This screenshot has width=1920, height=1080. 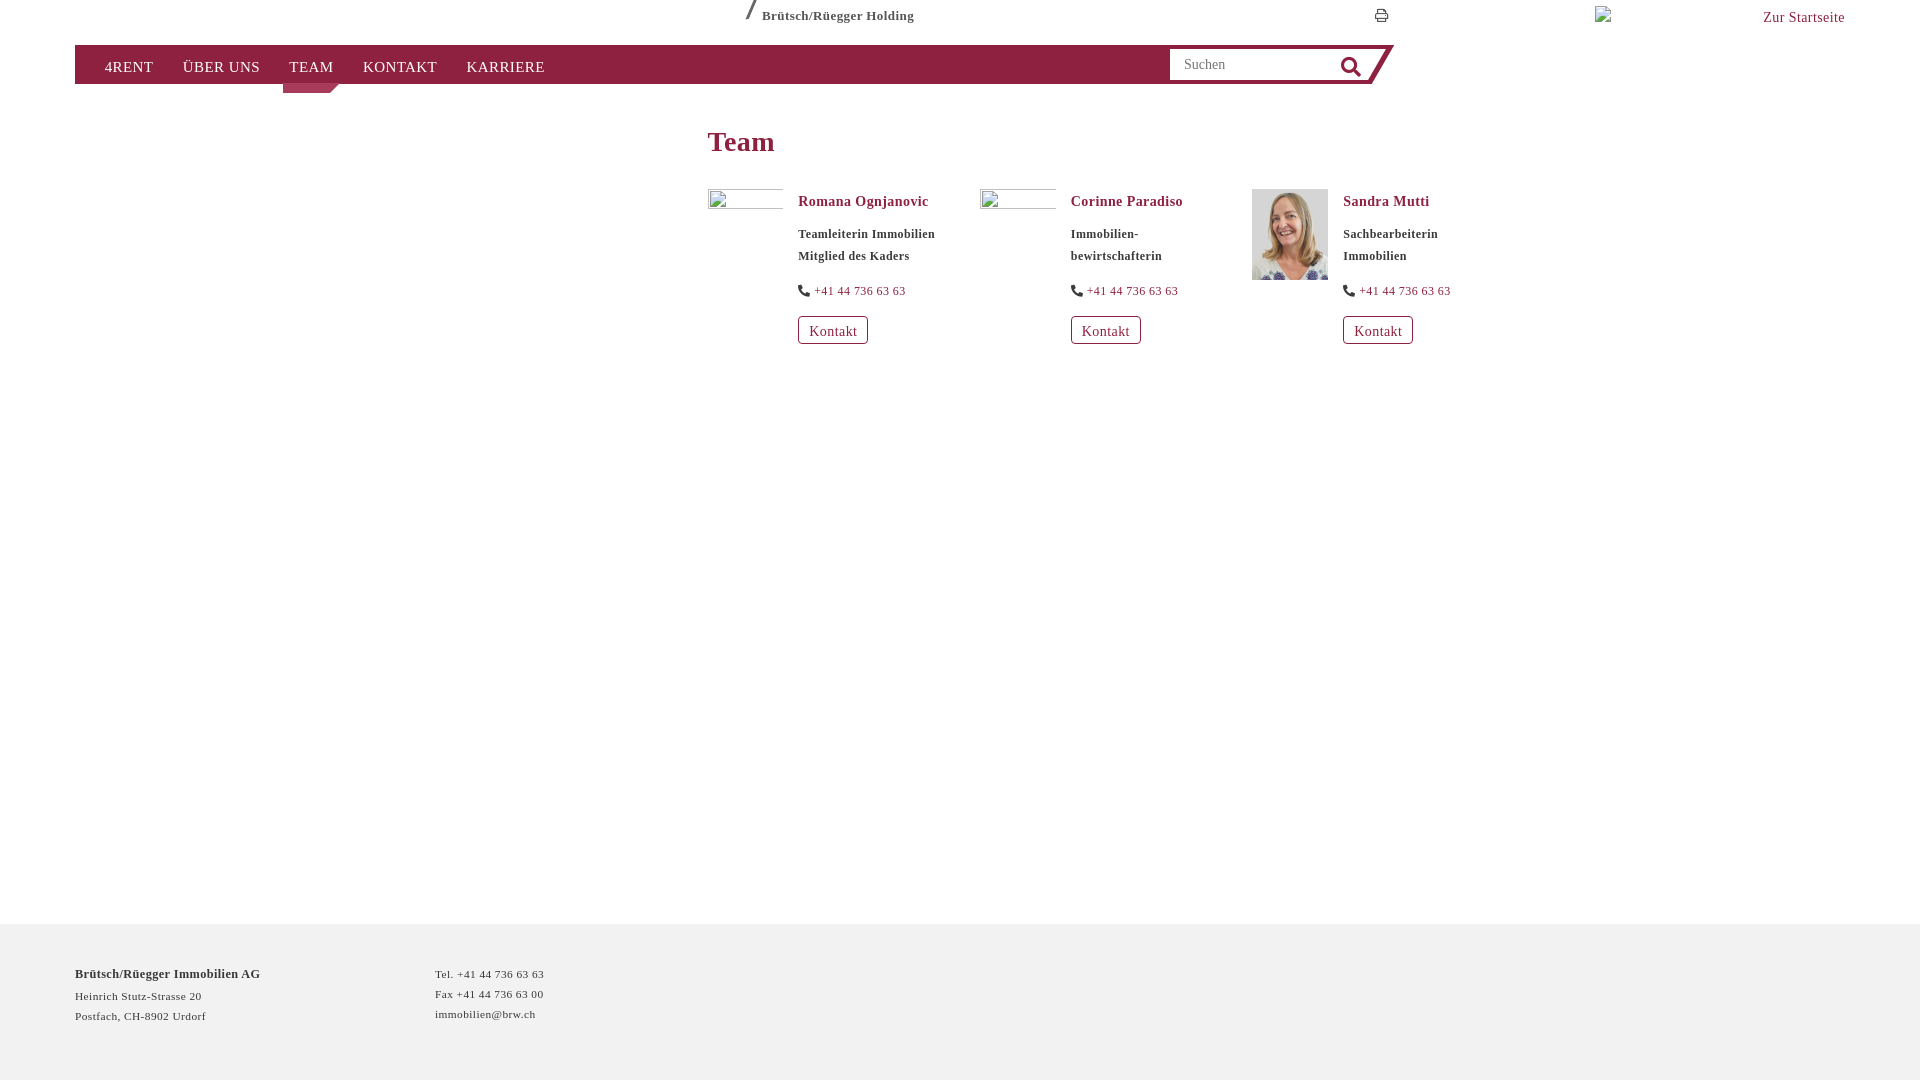 What do you see at coordinates (833, 329) in the screenshot?
I see `'Kontakt'` at bounding box center [833, 329].